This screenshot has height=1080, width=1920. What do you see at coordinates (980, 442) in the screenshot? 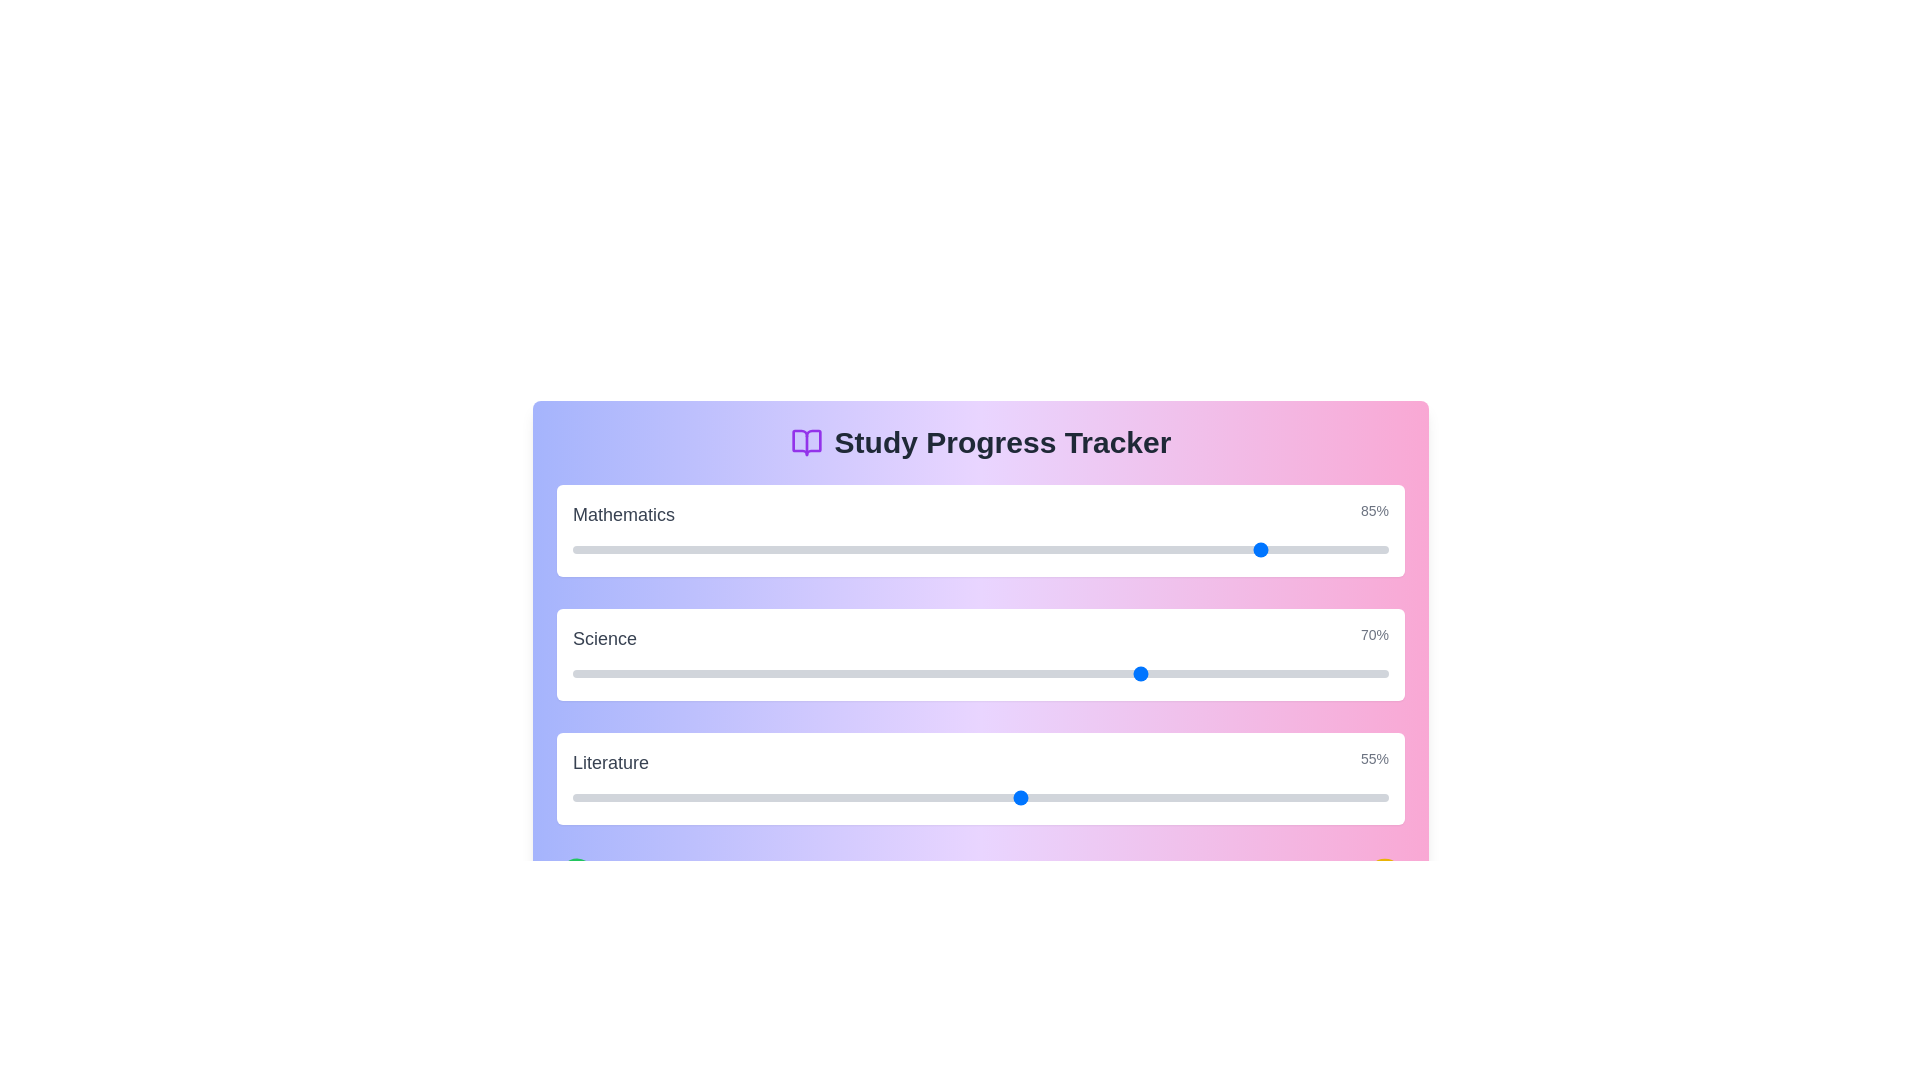
I see `the title text of the component` at bounding box center [980, 442].